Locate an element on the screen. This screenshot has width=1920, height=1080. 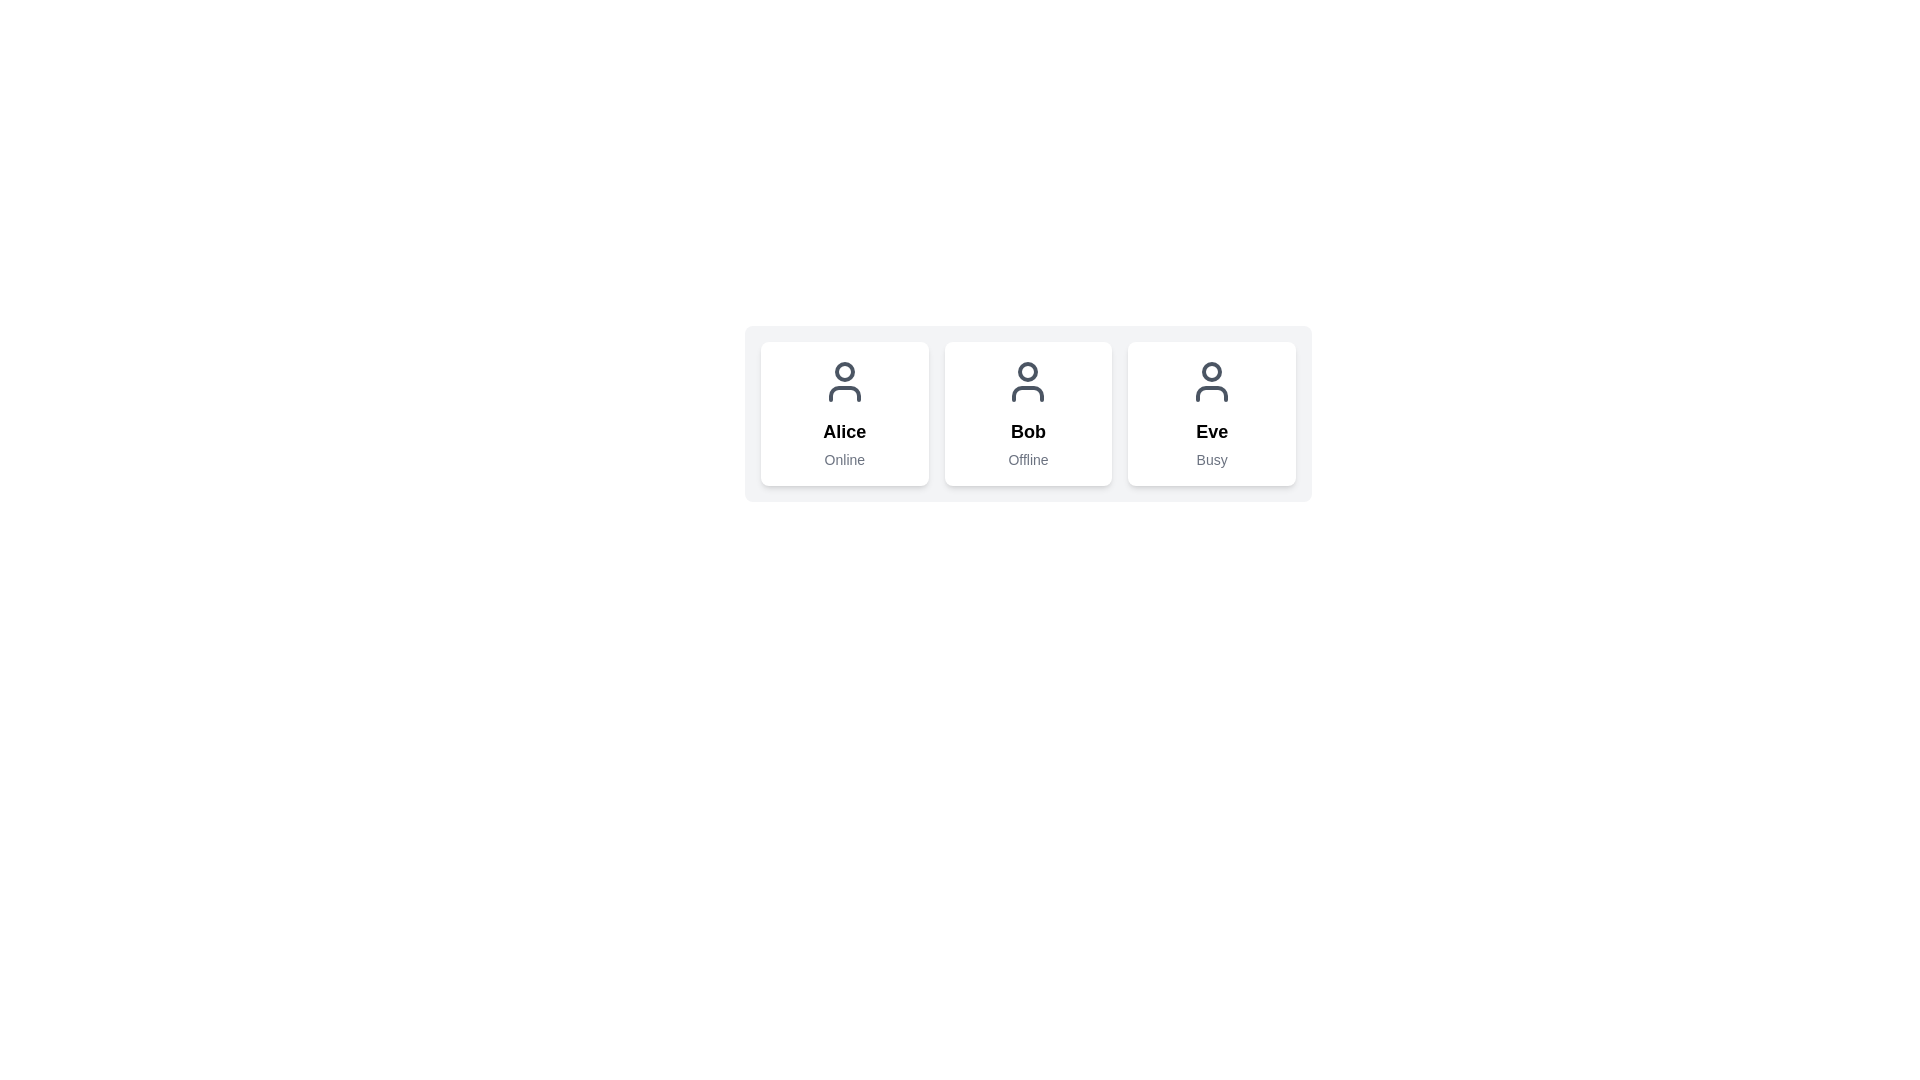
the 'Busy' text label located under the name 'Eve' in the card, which is styled in gray and has a smaller font size is located at coordinates (1211, 459).